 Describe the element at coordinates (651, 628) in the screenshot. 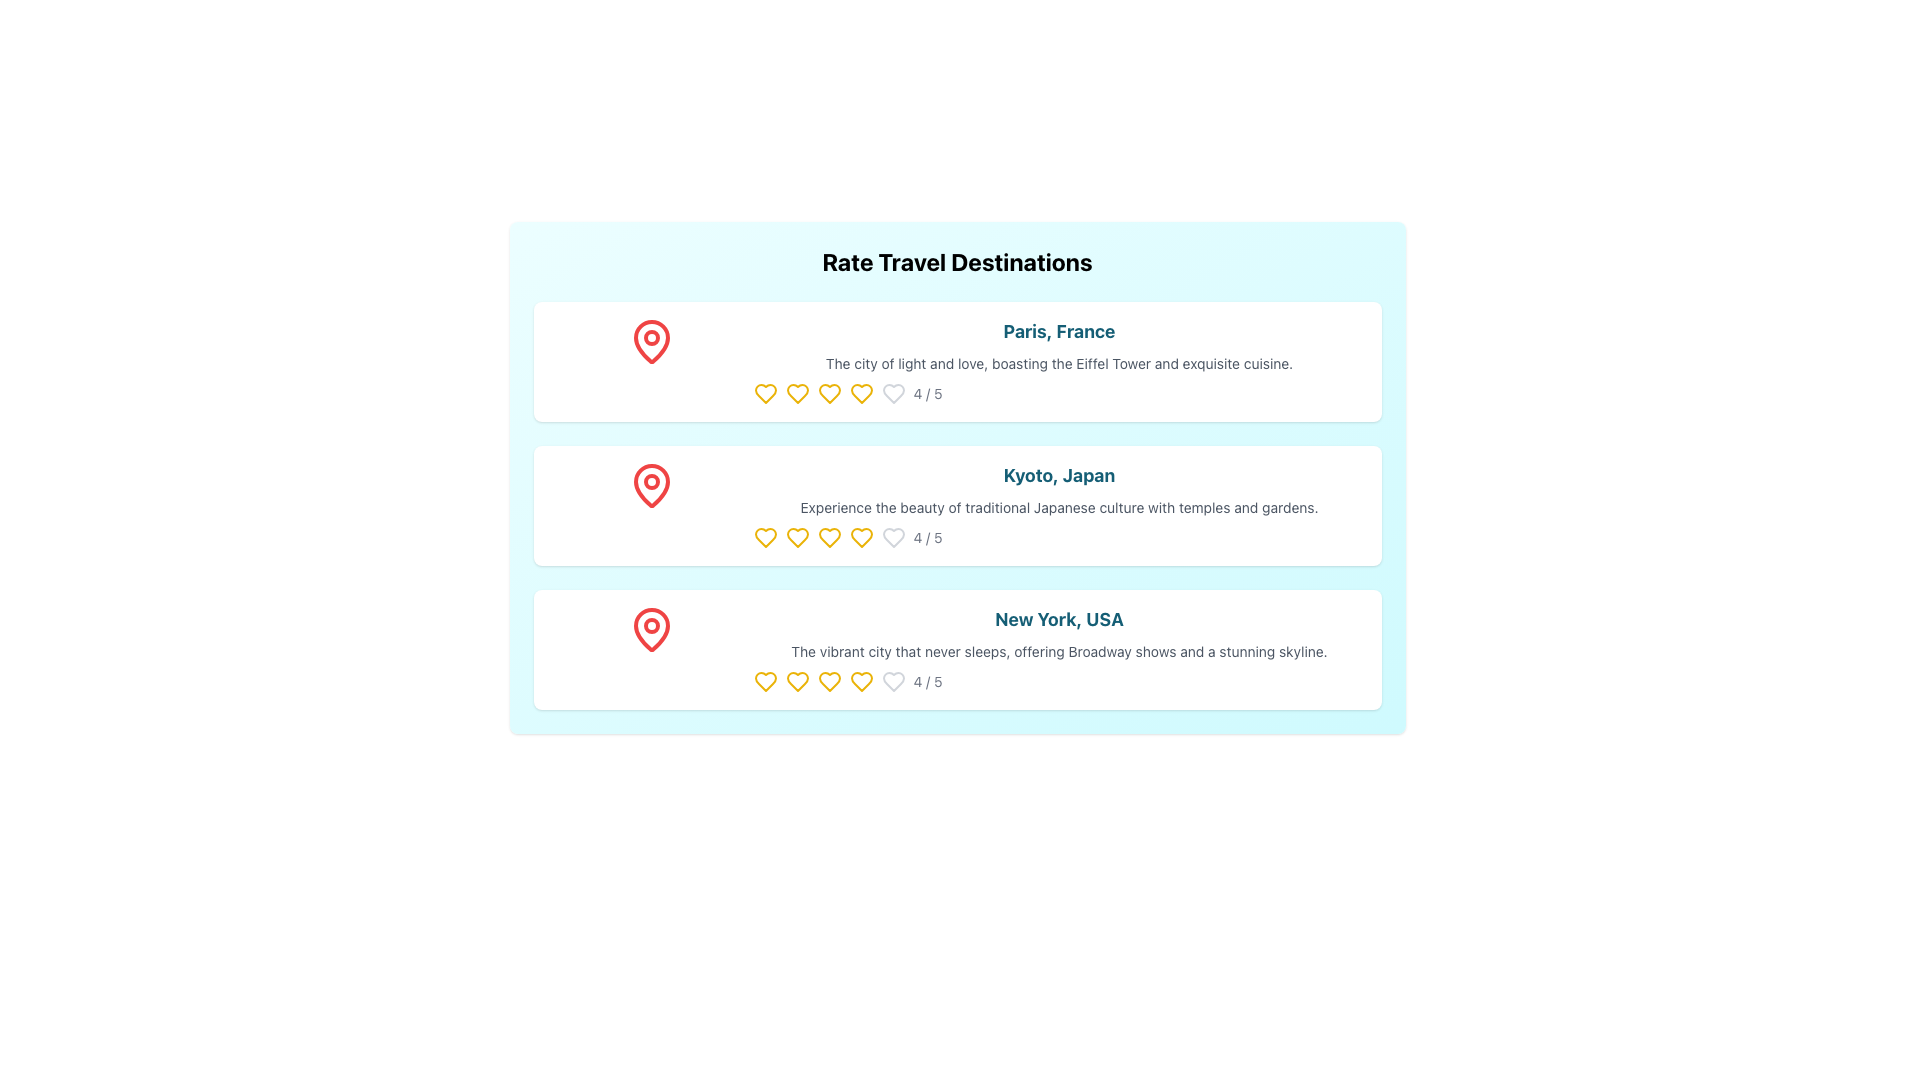

I see `the location marker icon for the travel destination in the last section representing 'New York, USA'` at that location.